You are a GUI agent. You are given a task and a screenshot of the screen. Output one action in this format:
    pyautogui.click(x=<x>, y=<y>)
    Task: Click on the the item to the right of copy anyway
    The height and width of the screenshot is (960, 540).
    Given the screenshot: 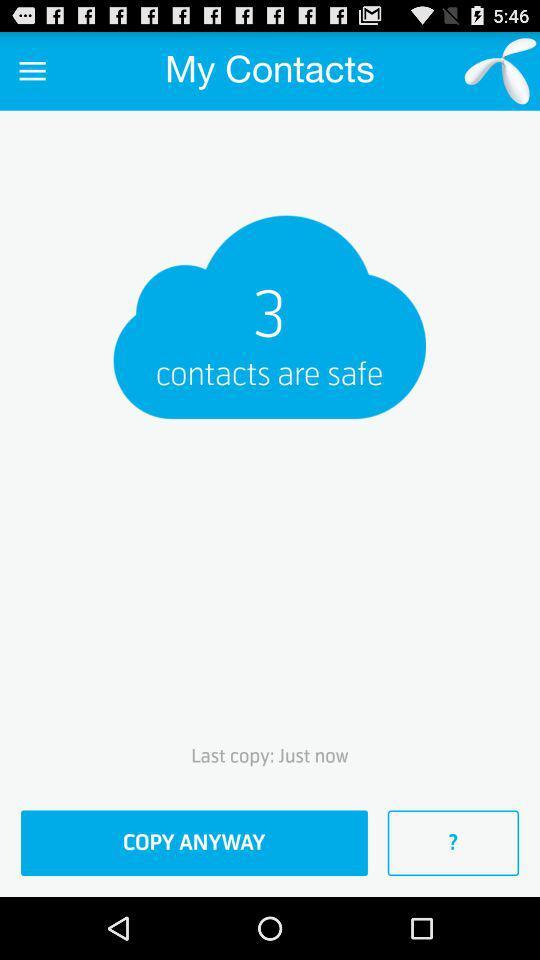 What is the action you would take?
    pyautogui.click(x=453, y=842)
    